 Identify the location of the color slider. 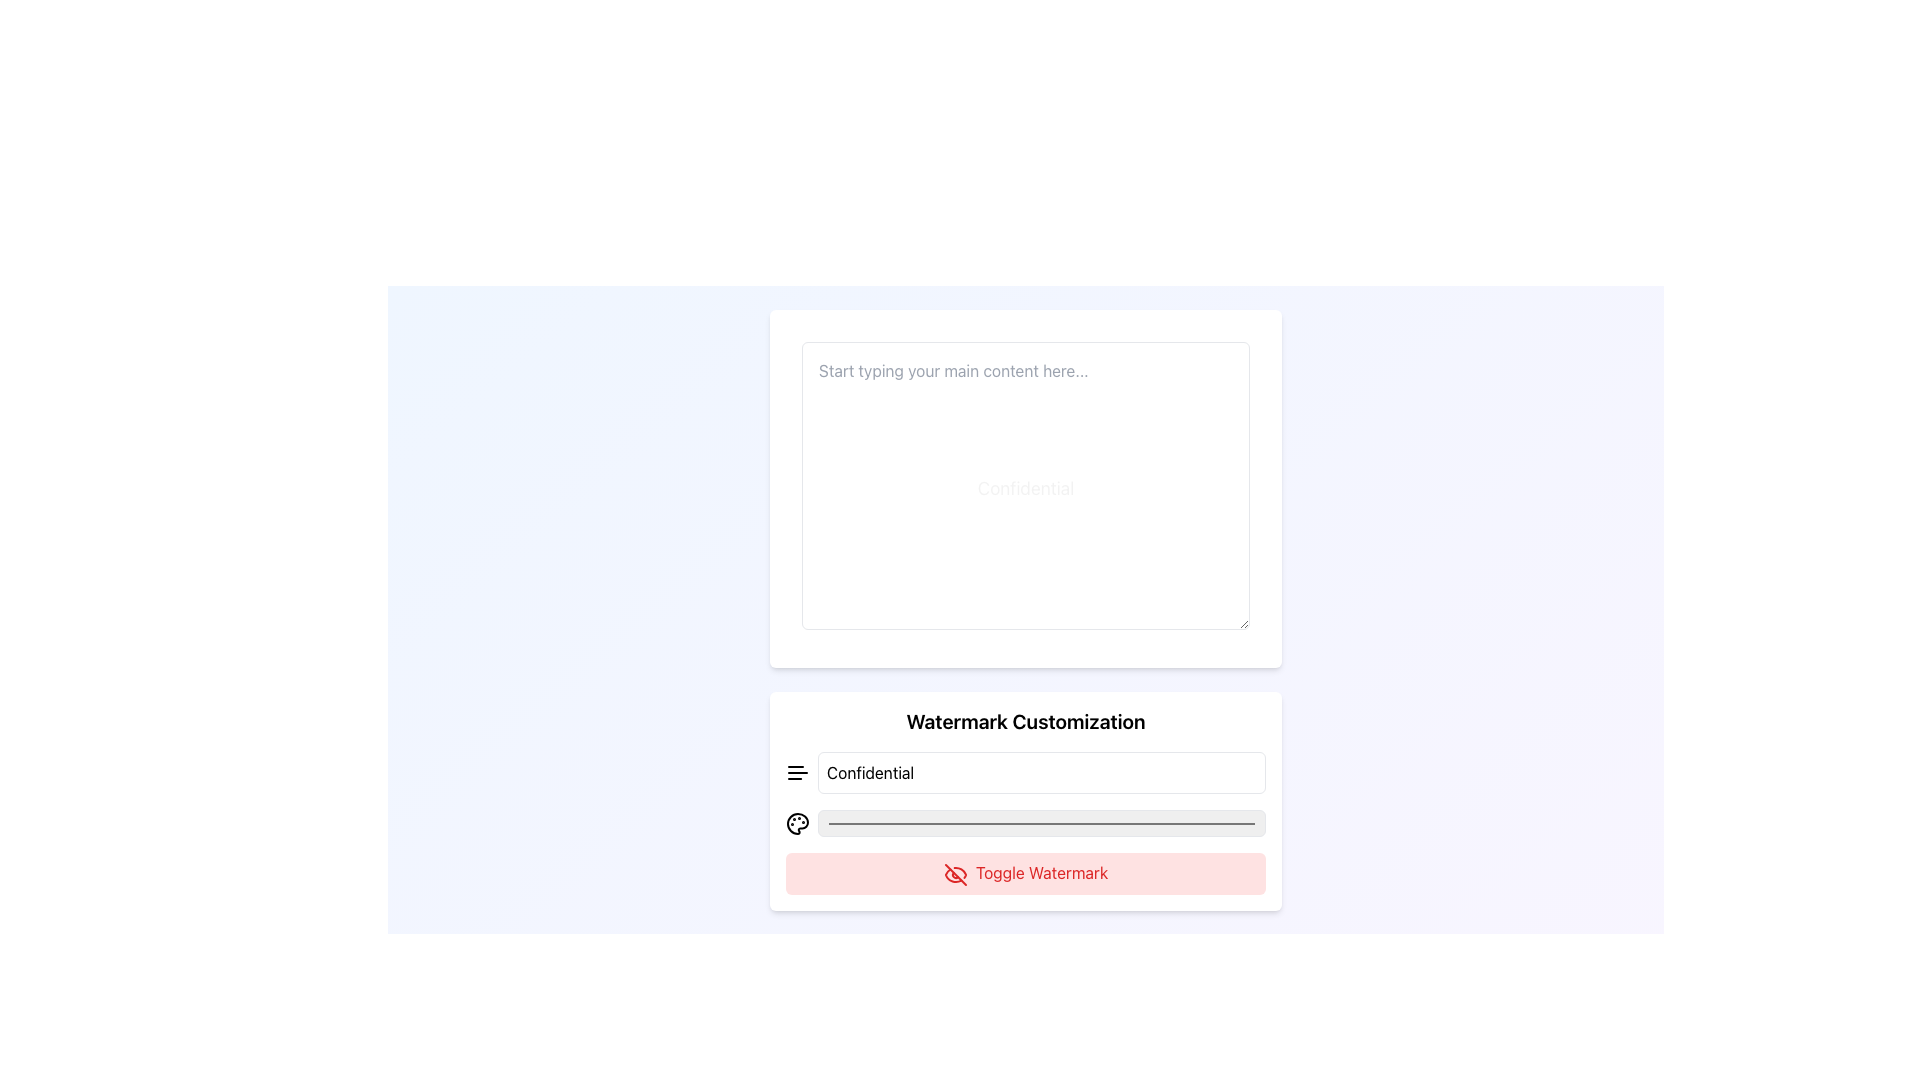
(1019, 823).